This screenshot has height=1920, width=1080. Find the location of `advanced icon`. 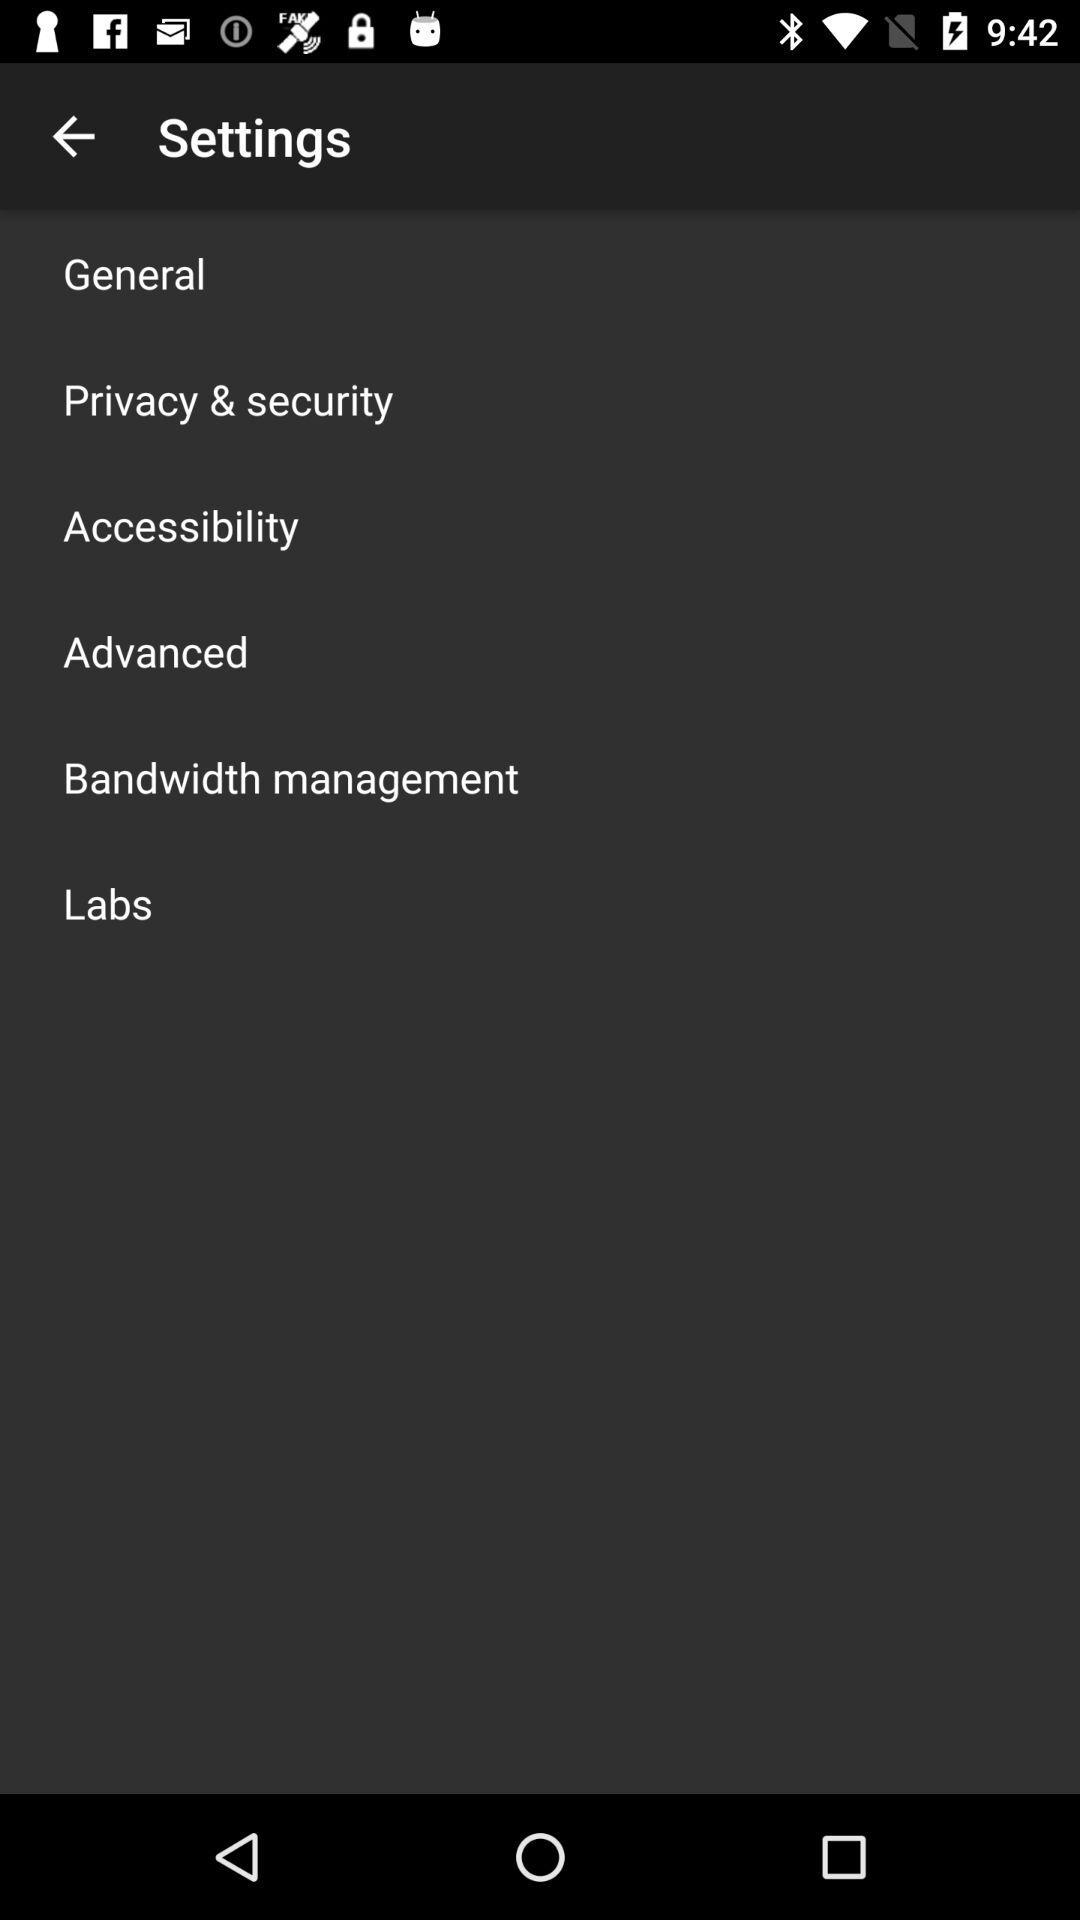

advanced icon is located at coordinates (154, 651).